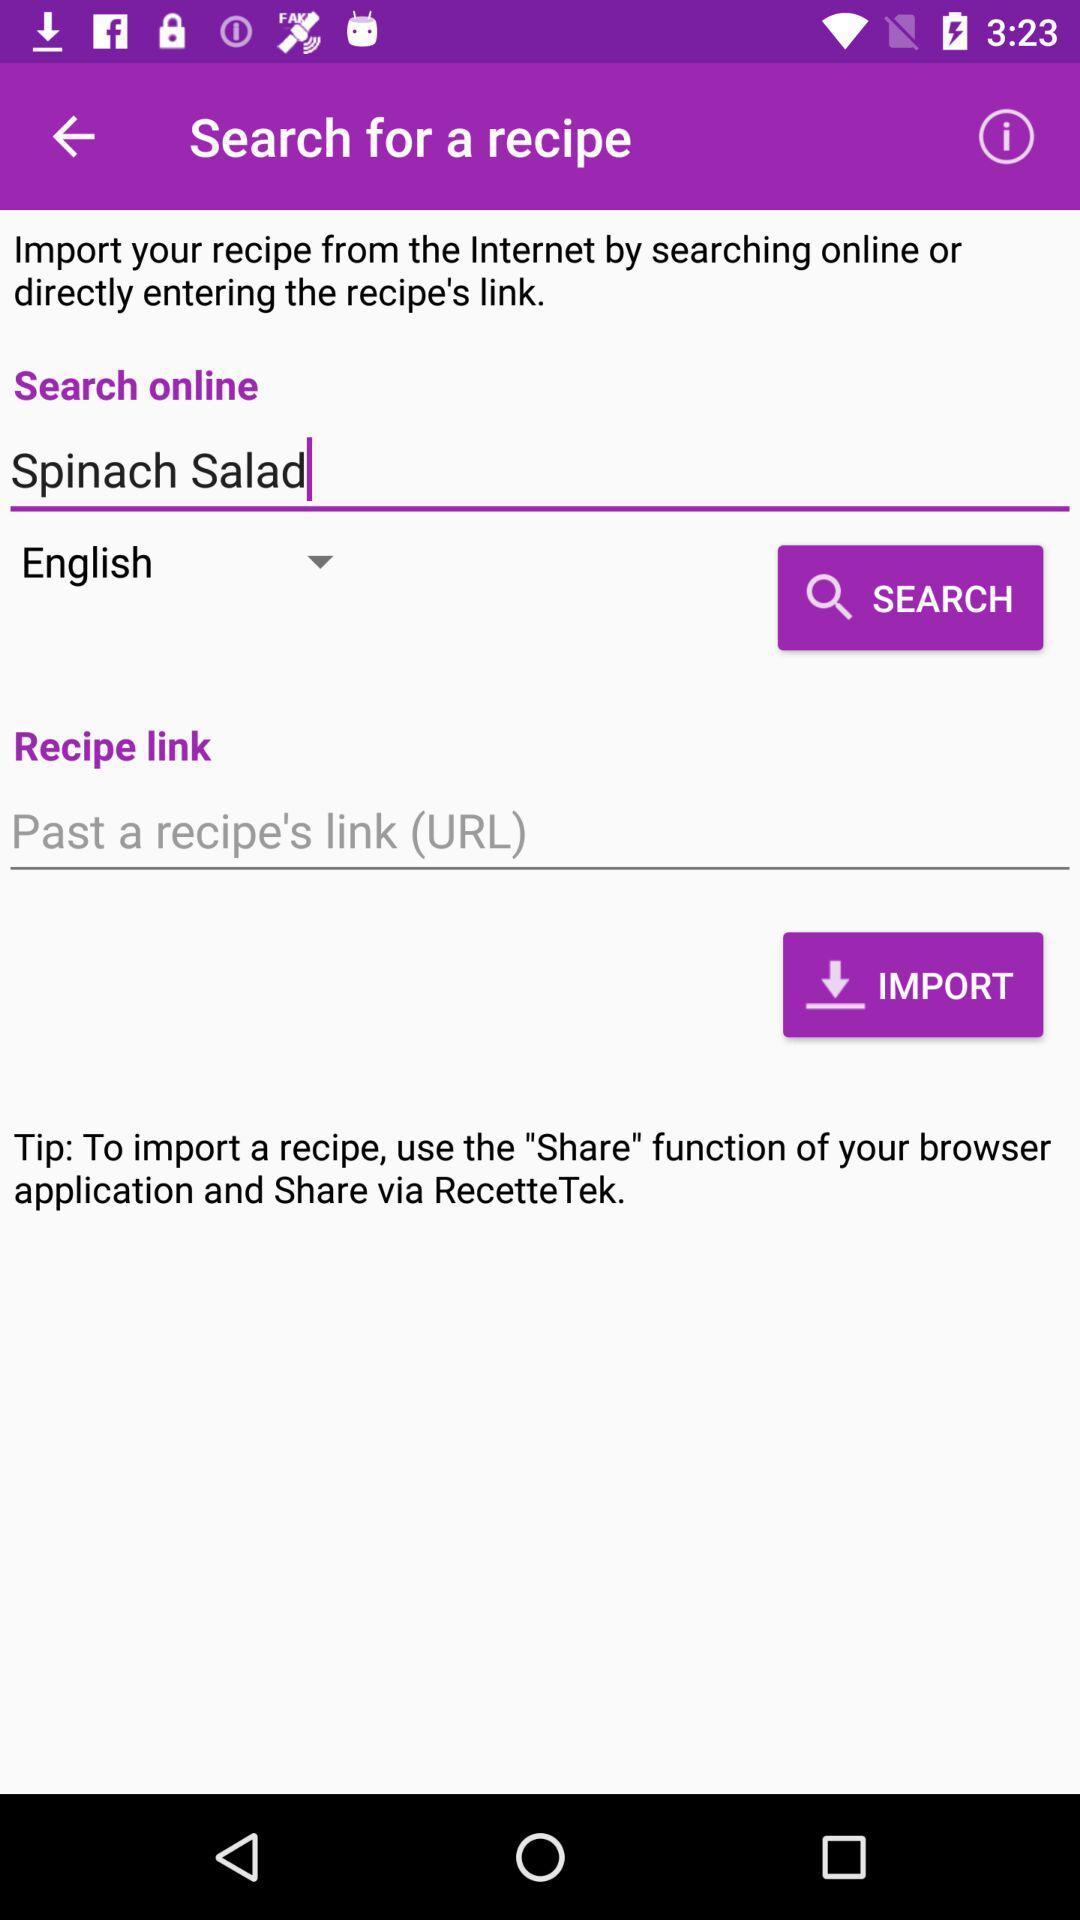 This screenshot has height=1920, width=1080. What do you see at coordinates (540, 830) in the screenshot?
I see `the recipe link` at bounding box center [540, 830].